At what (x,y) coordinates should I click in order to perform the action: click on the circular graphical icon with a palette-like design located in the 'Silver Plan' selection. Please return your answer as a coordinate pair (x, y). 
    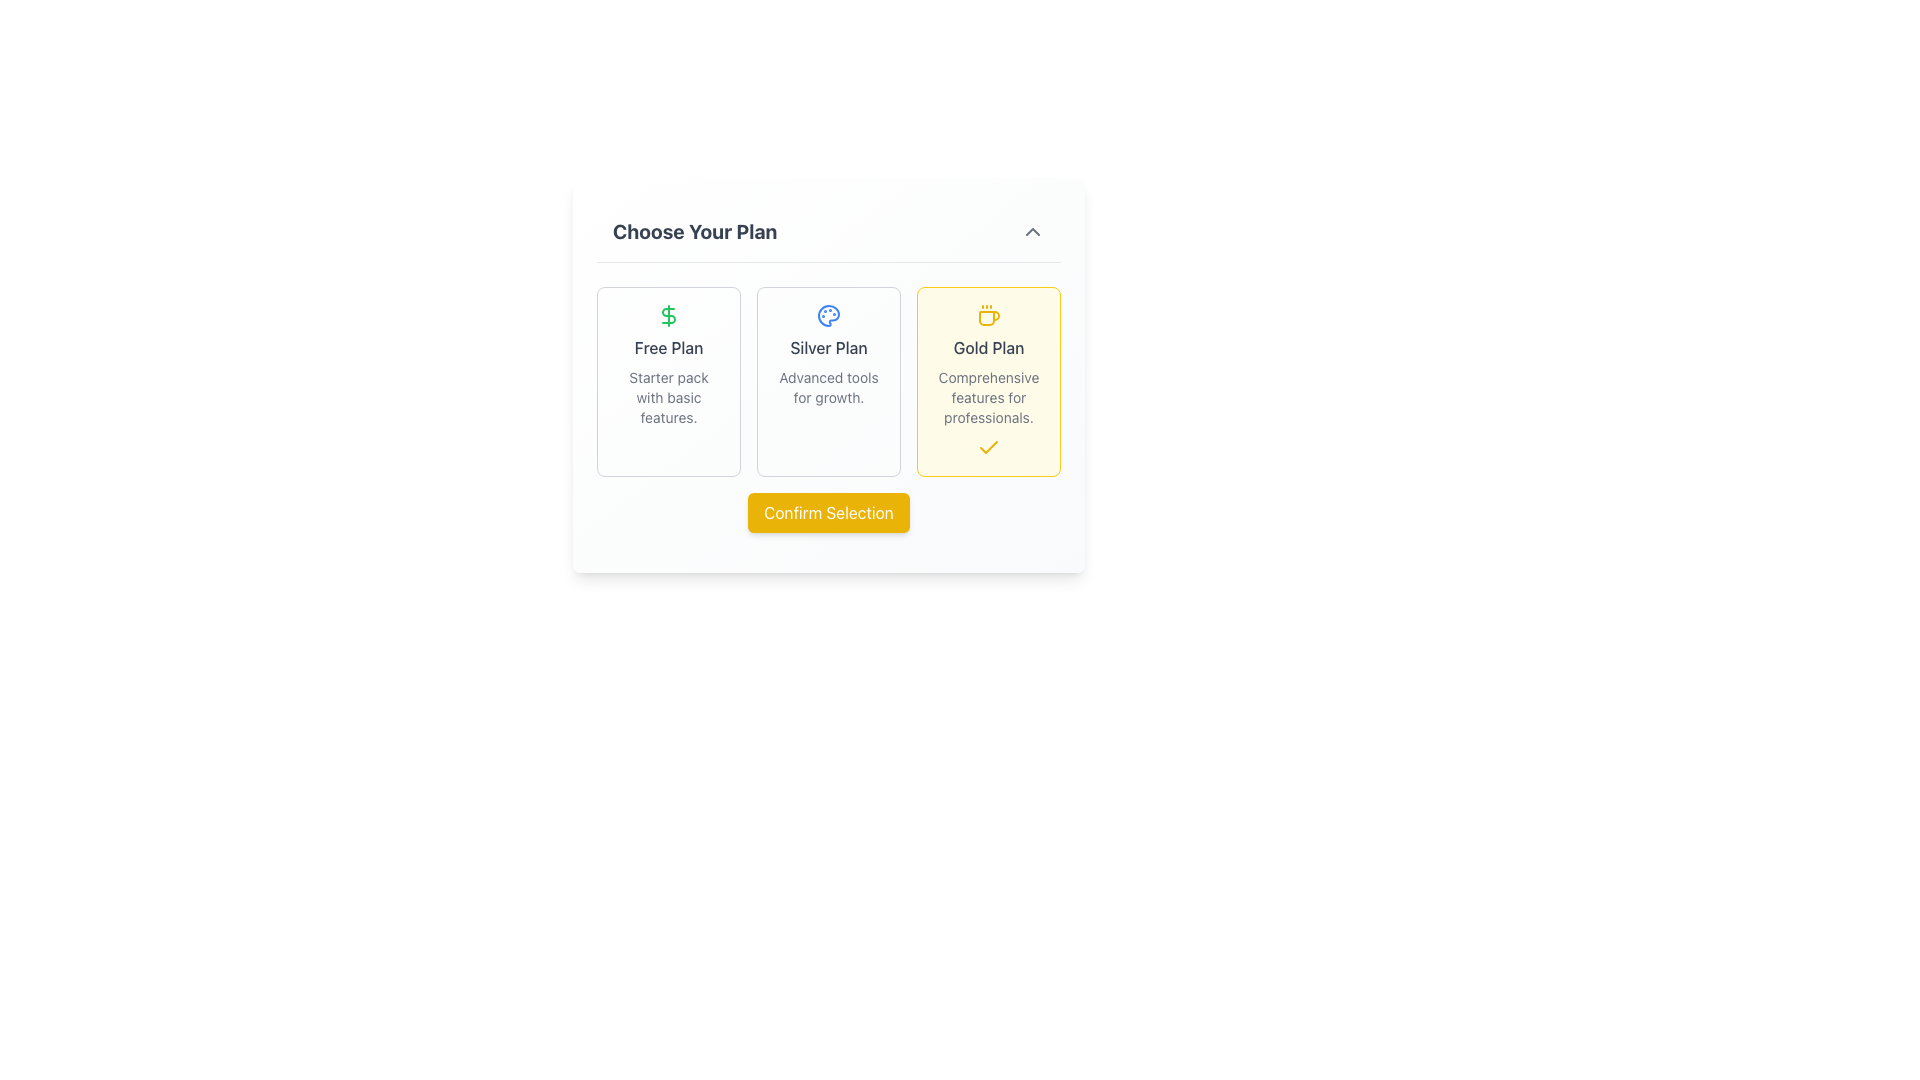
    Looking at the image, I should click on (829, 315).